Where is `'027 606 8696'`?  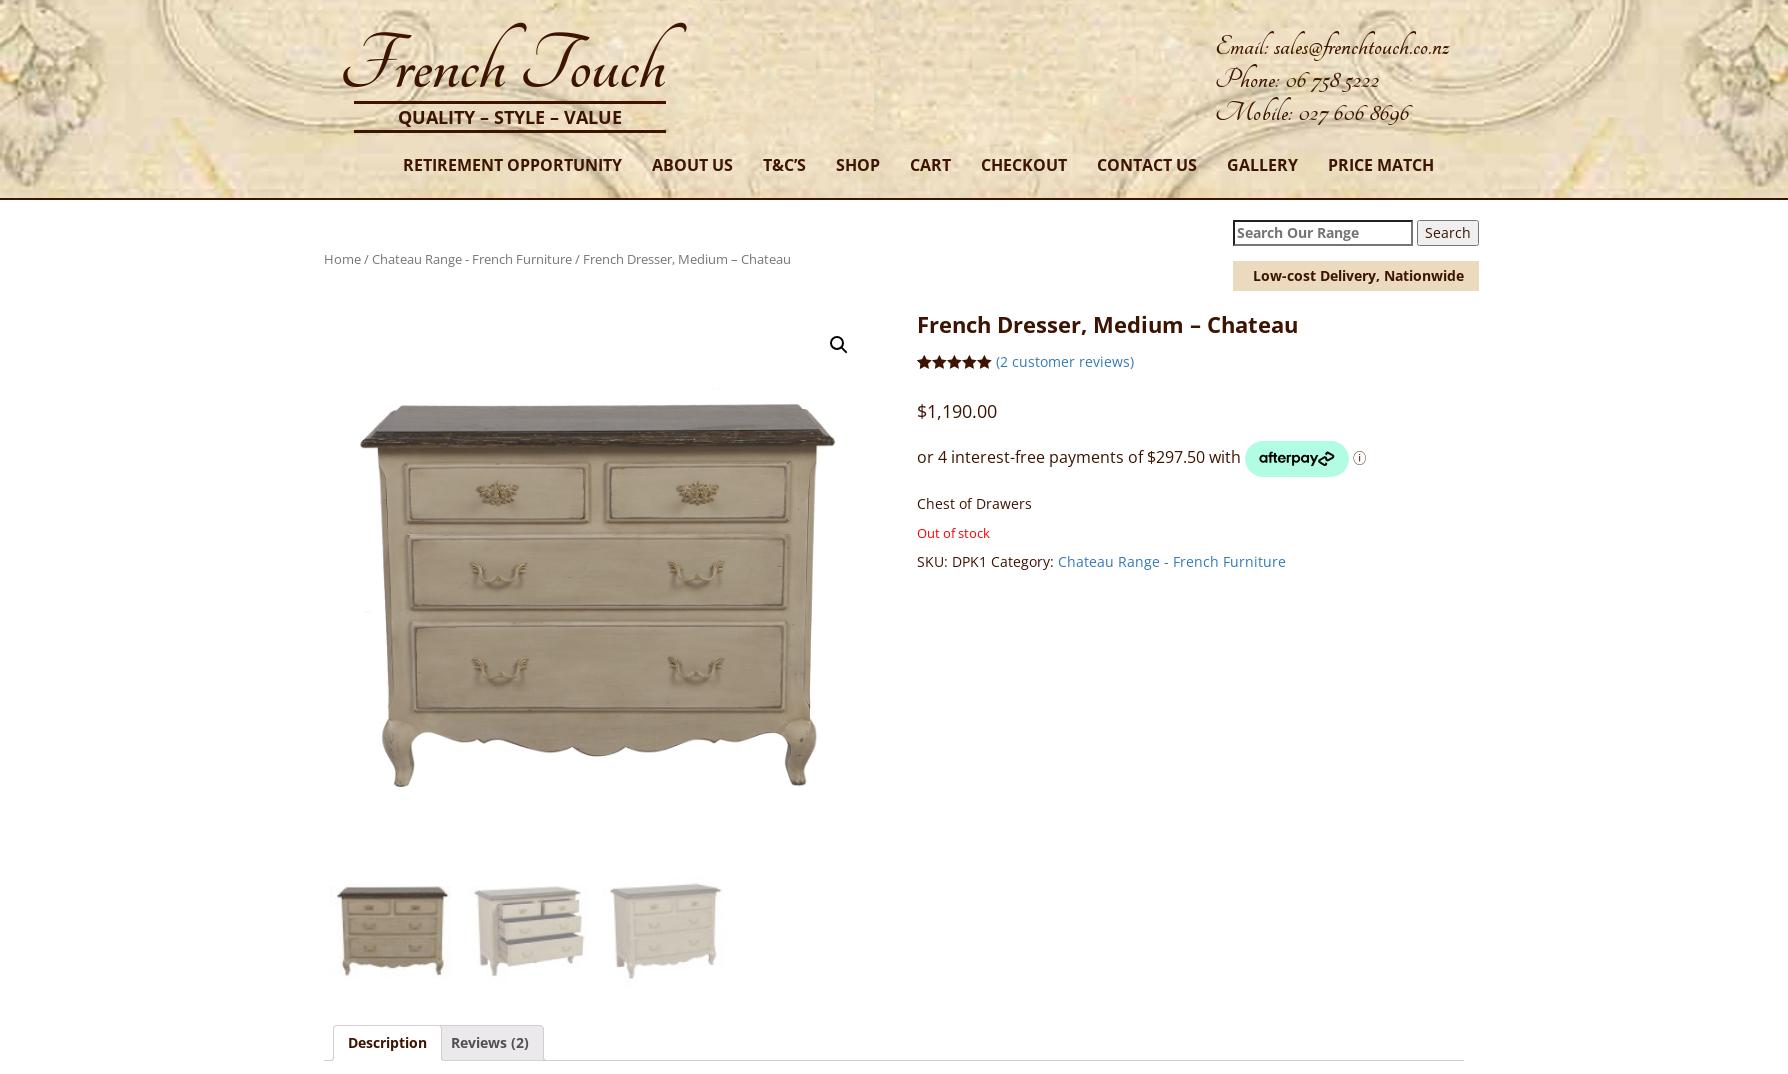
'027 606 8696' is located at coordinates (1353, 111).